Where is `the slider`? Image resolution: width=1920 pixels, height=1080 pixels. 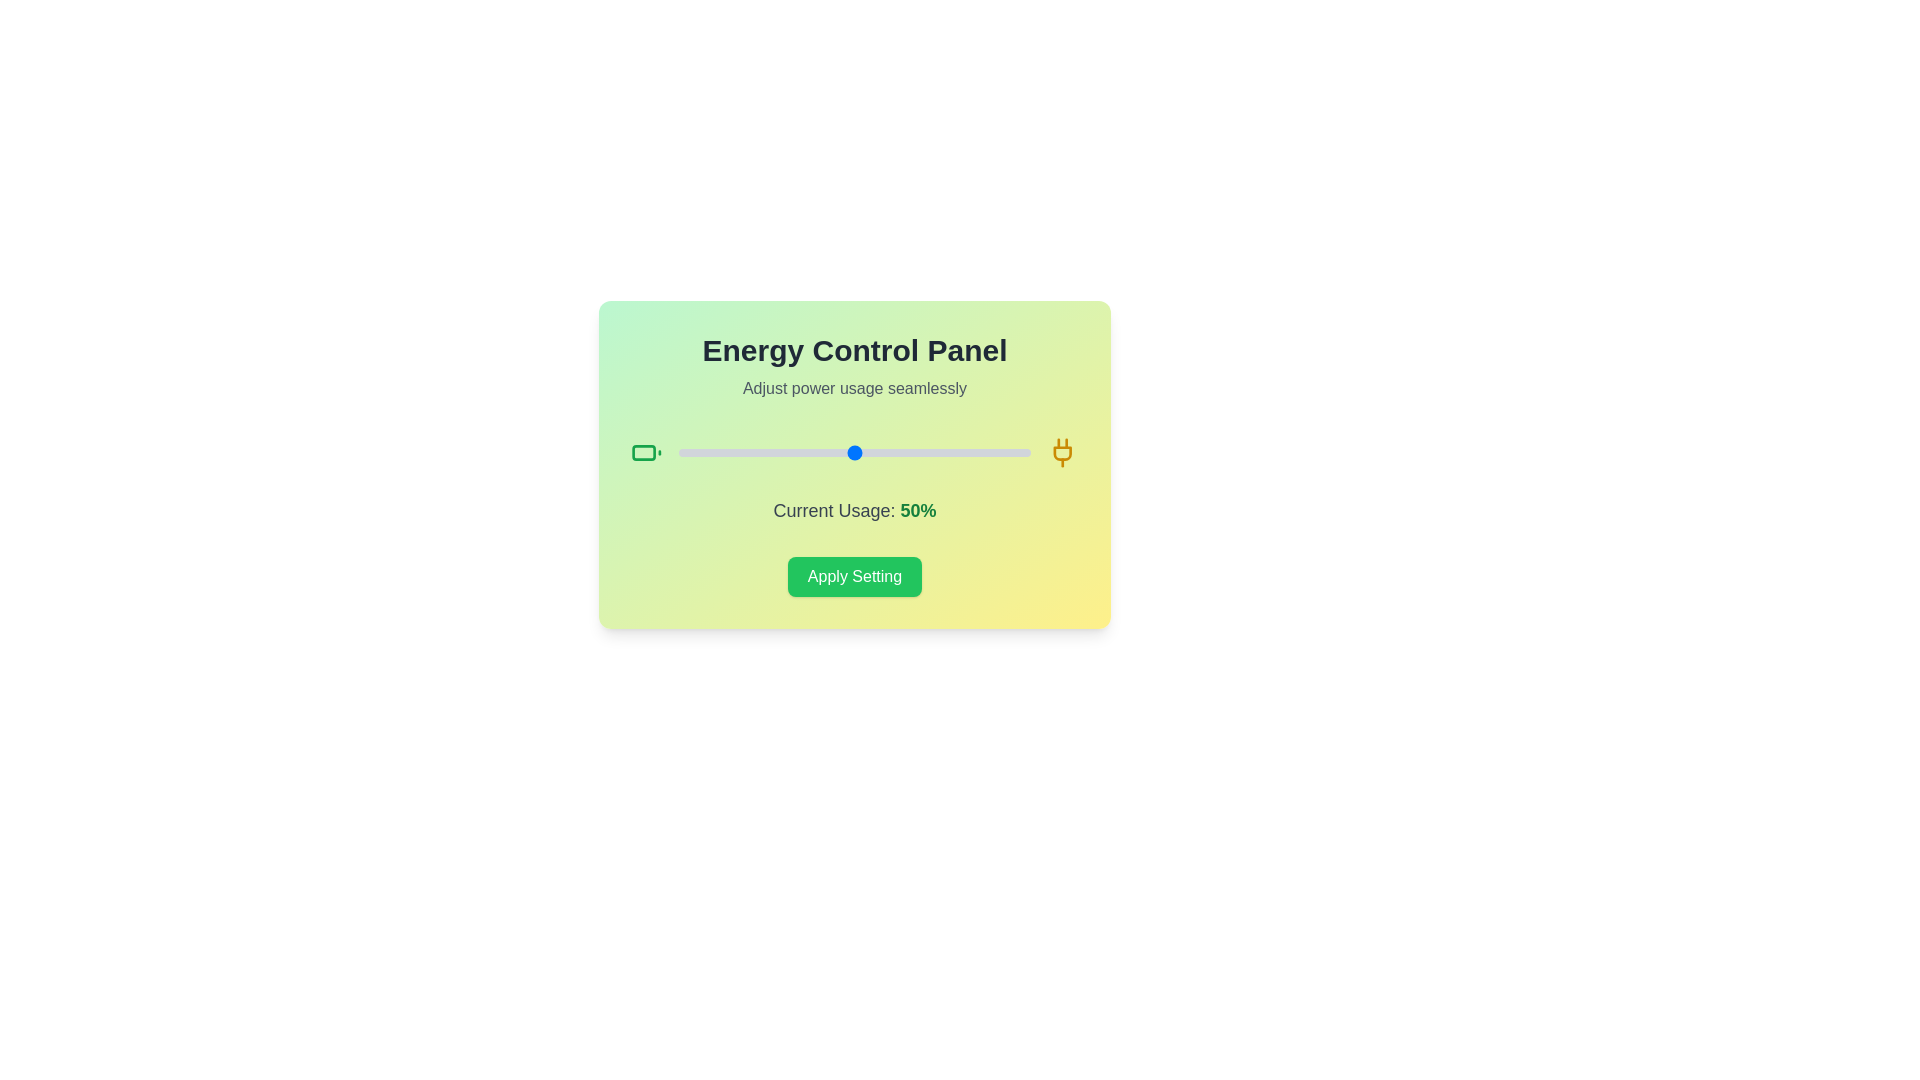
the slider is located at coordinates (797, 452).